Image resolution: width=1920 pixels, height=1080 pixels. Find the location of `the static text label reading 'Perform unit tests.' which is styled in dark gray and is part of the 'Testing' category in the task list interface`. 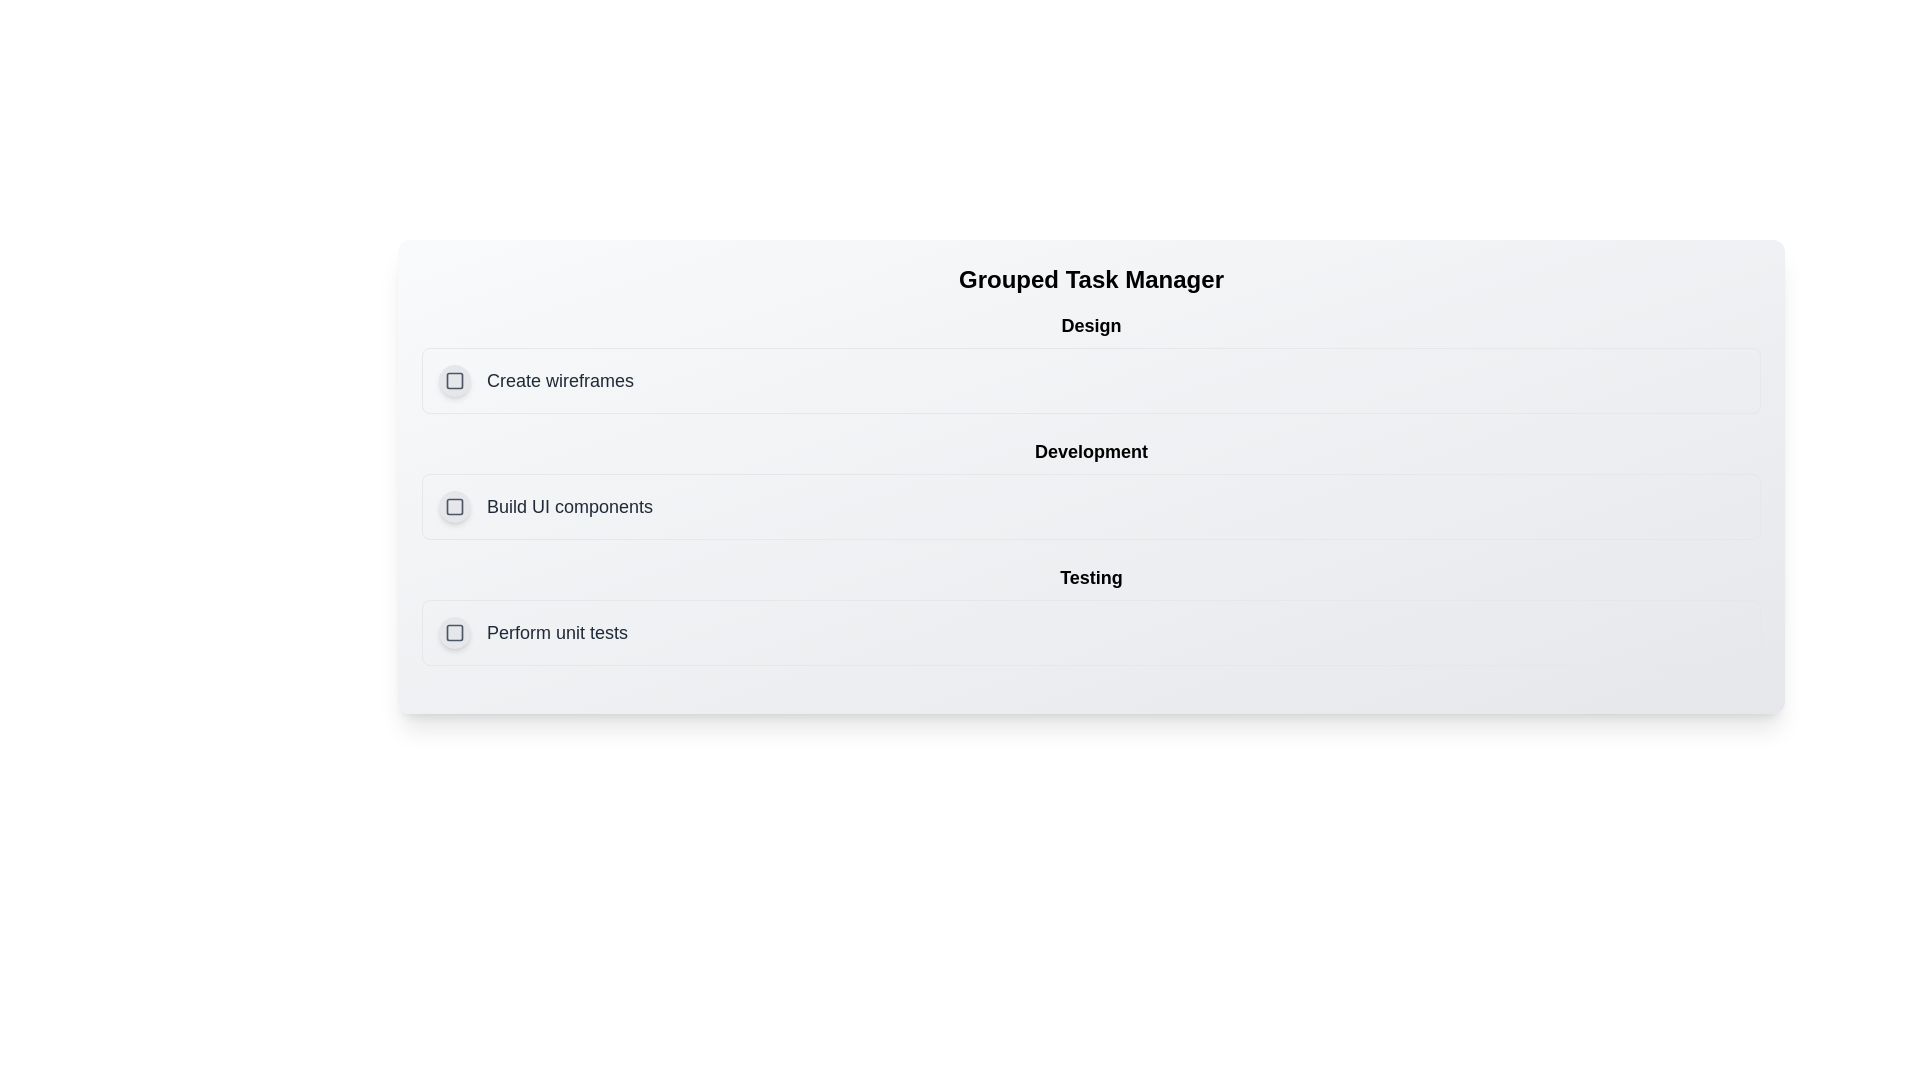

the static text label reading 'Perform unit tests.' which is styled in dark gray and is part of the 'Testing' category in the task list interface is located at coordinates (557, 632).